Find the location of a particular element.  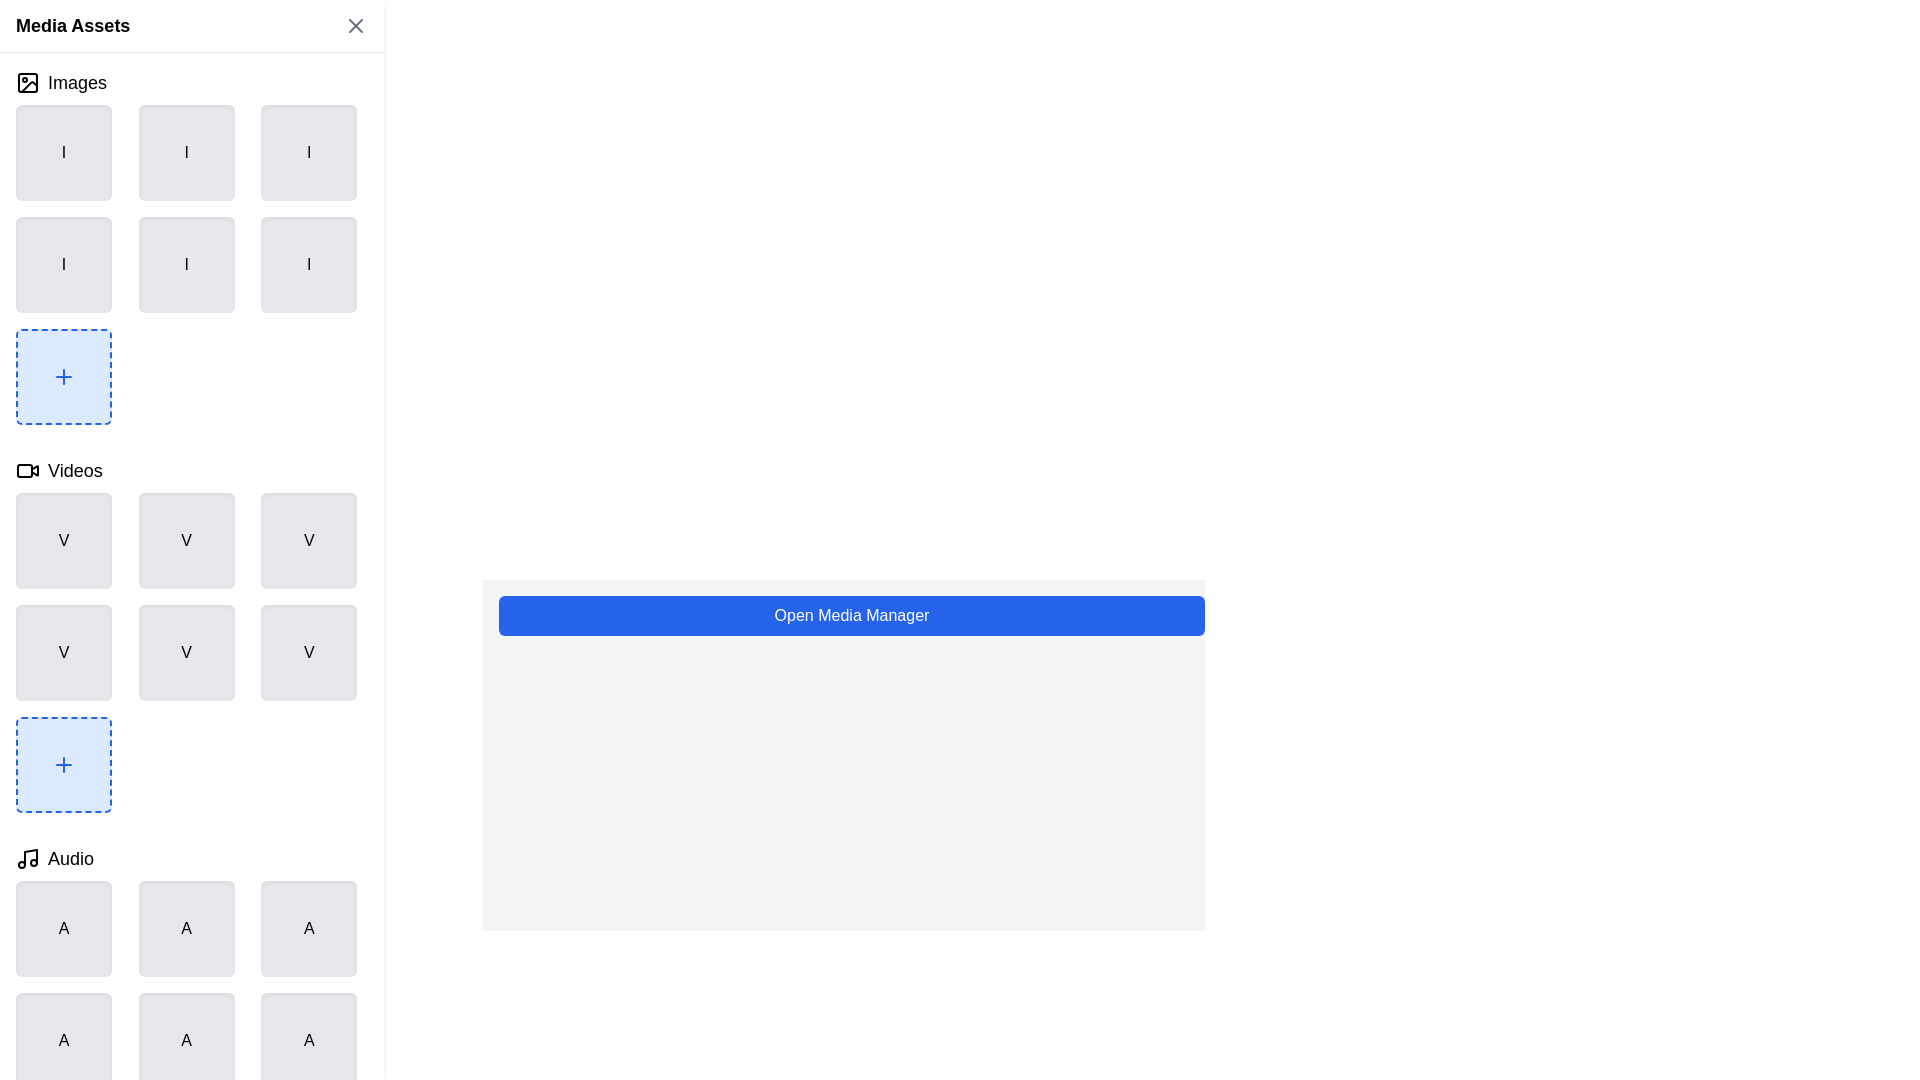

the small monochrome SVG icon resembling a video camera located in the left sidebar menu under the category 'Videos', positioned to the left of the text label 'Videos' is located at coordinates (28, 470).